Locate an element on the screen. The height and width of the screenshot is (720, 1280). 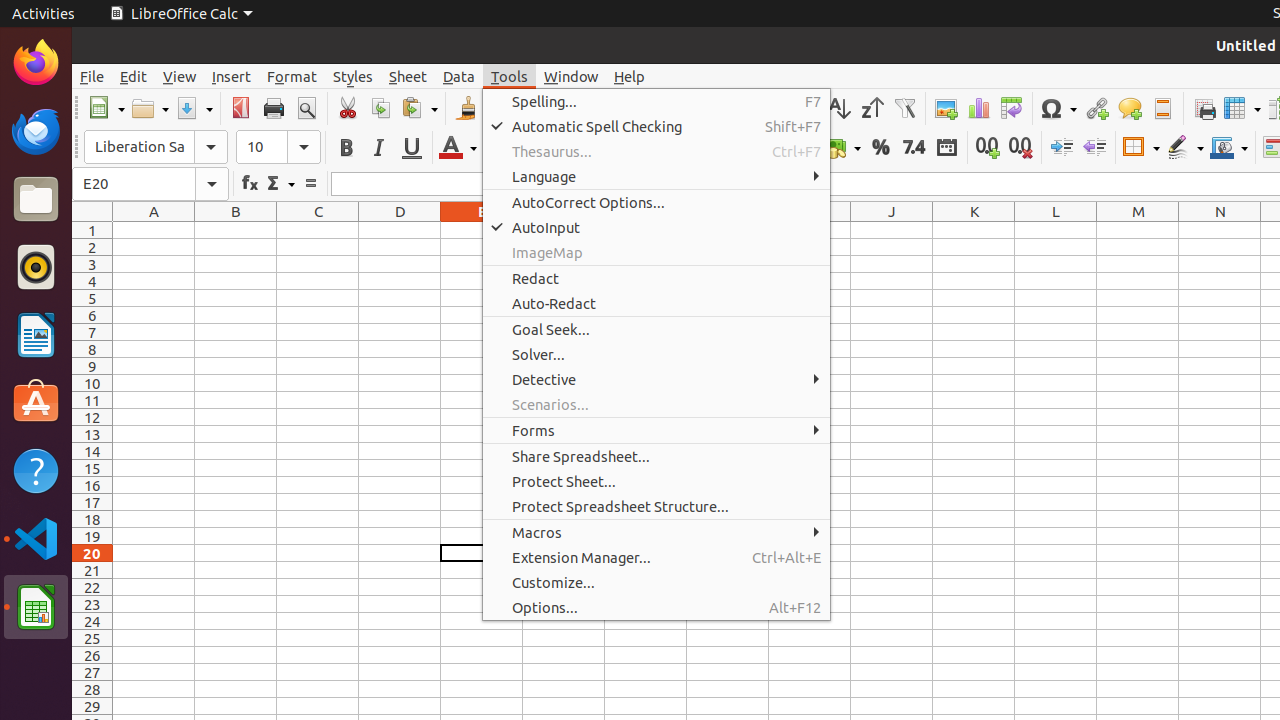
'Edit' is located at coordinates (132, 75).